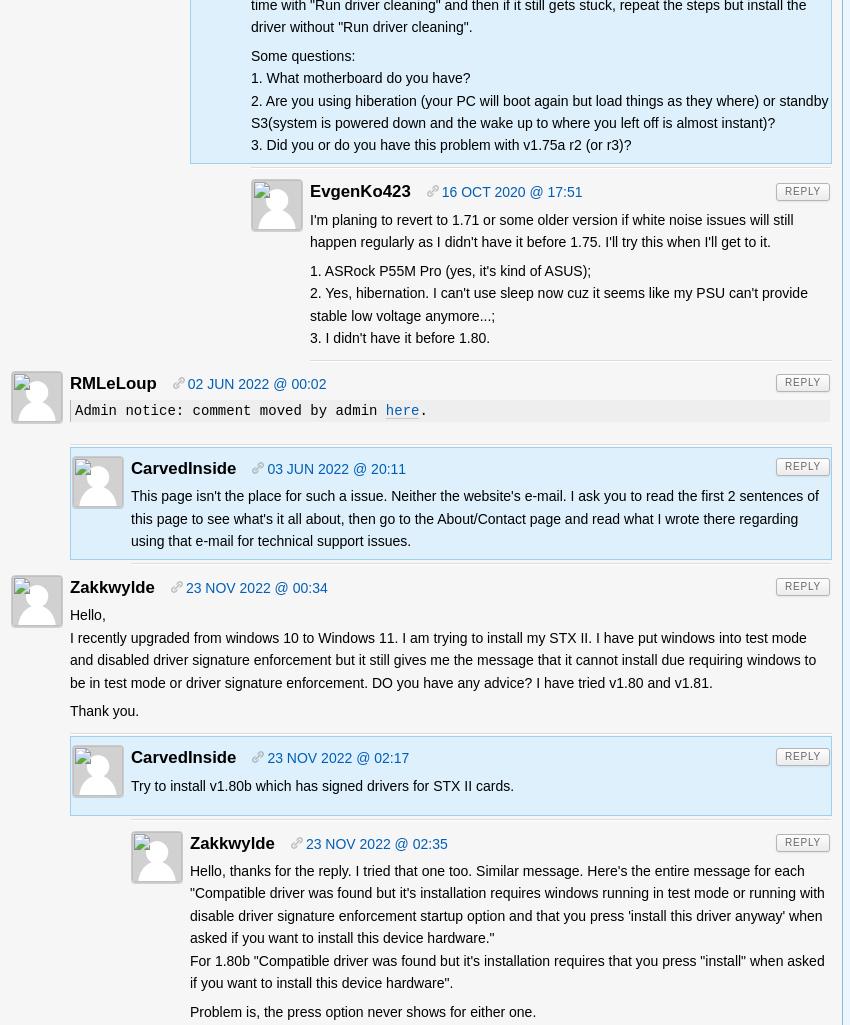 The image size is (850, 1025). What do you see at coordinates (442, 659) in the screenshot?
I see `'I recently upgraded from windows 10 to Windows 11. I am trying to install my STX II. I have put windows into test mode and disabled driver signature enforcement but it still gives me the message that it cannot install due requiring windows to be in test mode or driver signature enforcement. DO you have any advice? I have tried v1.80 and v1.81.'` at bounding box center [442, 659].